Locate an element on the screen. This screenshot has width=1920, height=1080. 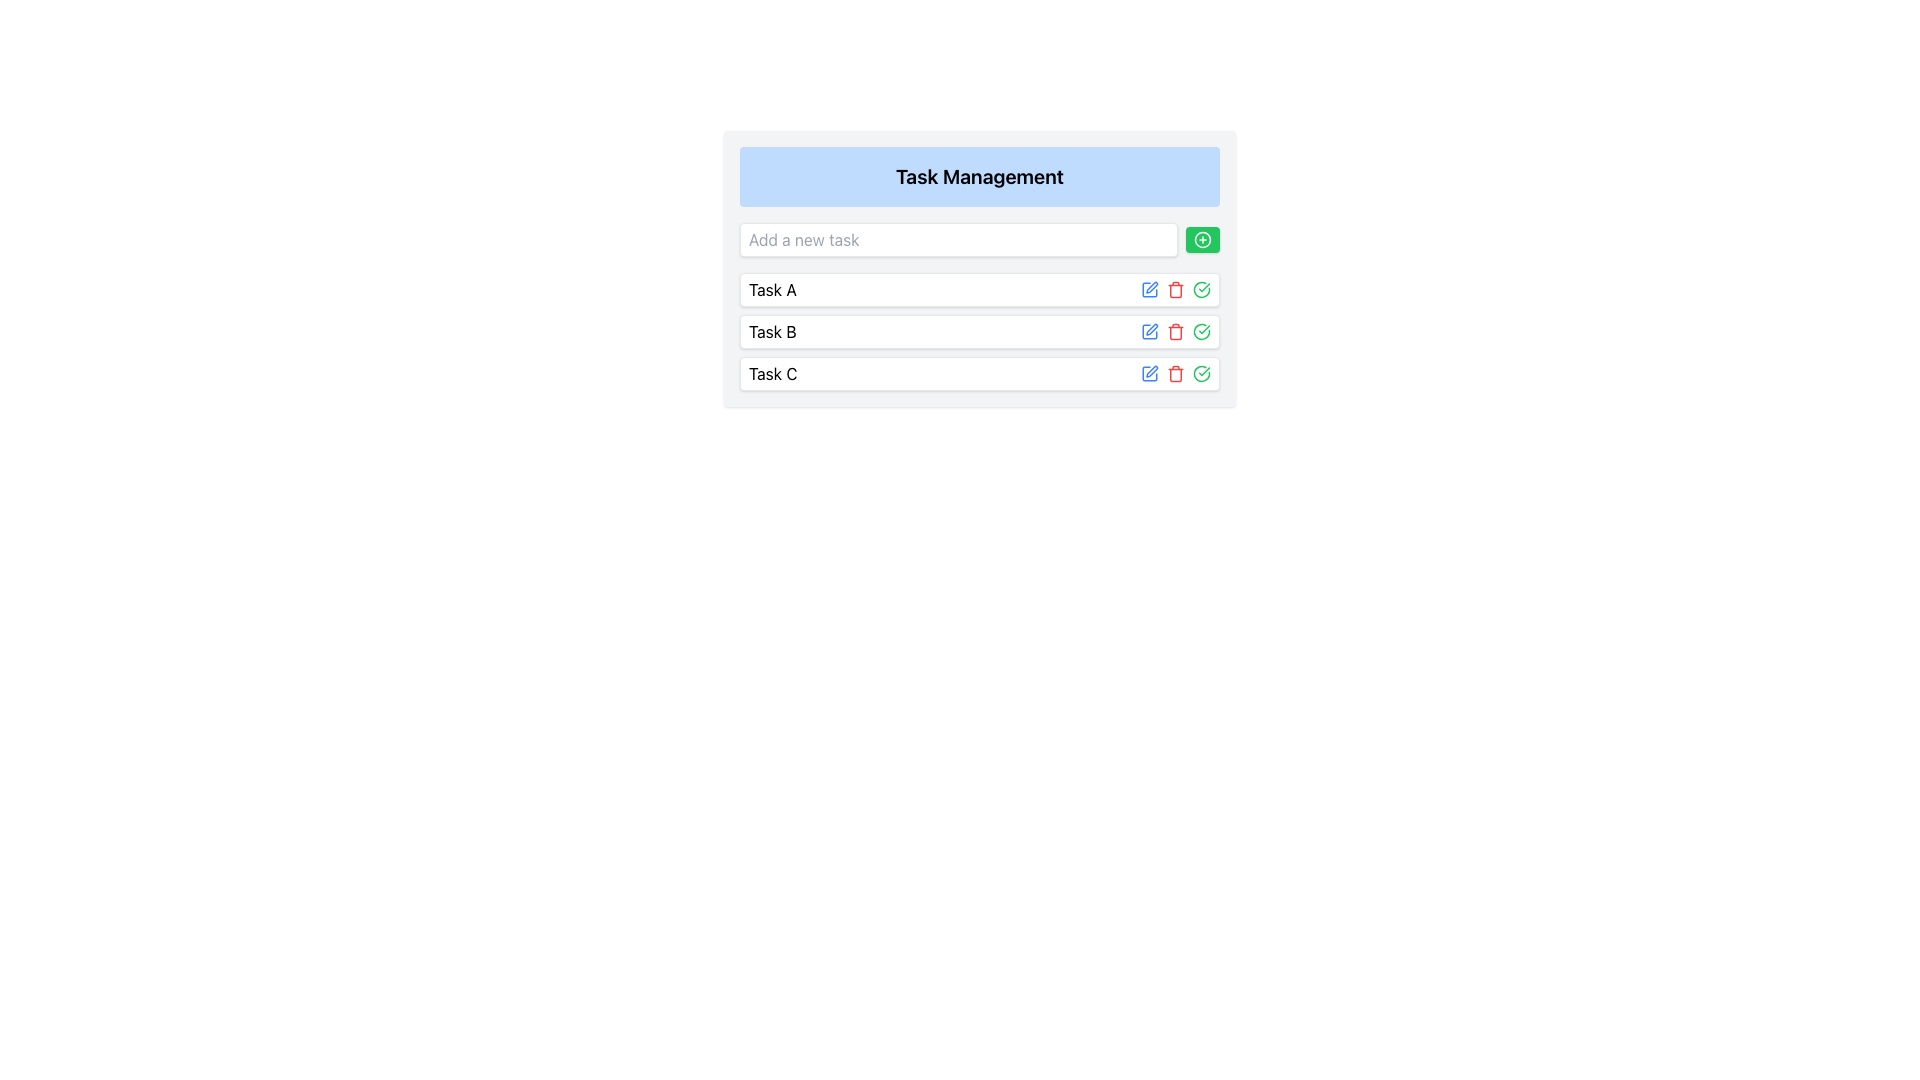
the pen-like icon within the bordered square in the action icons group of 'Task B' on the task manager interface is located at coordinates (1152, 328).